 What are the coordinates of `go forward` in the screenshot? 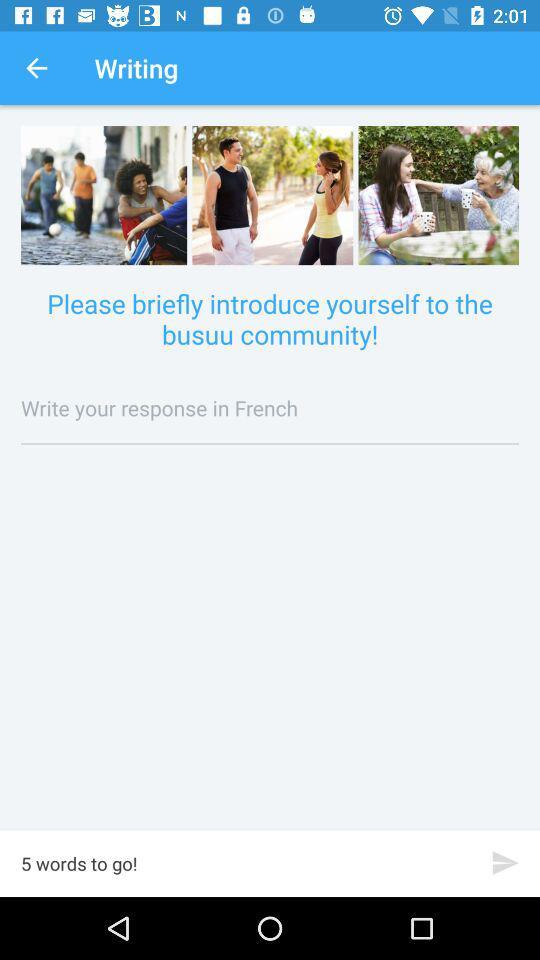 It's located at (504, 862).